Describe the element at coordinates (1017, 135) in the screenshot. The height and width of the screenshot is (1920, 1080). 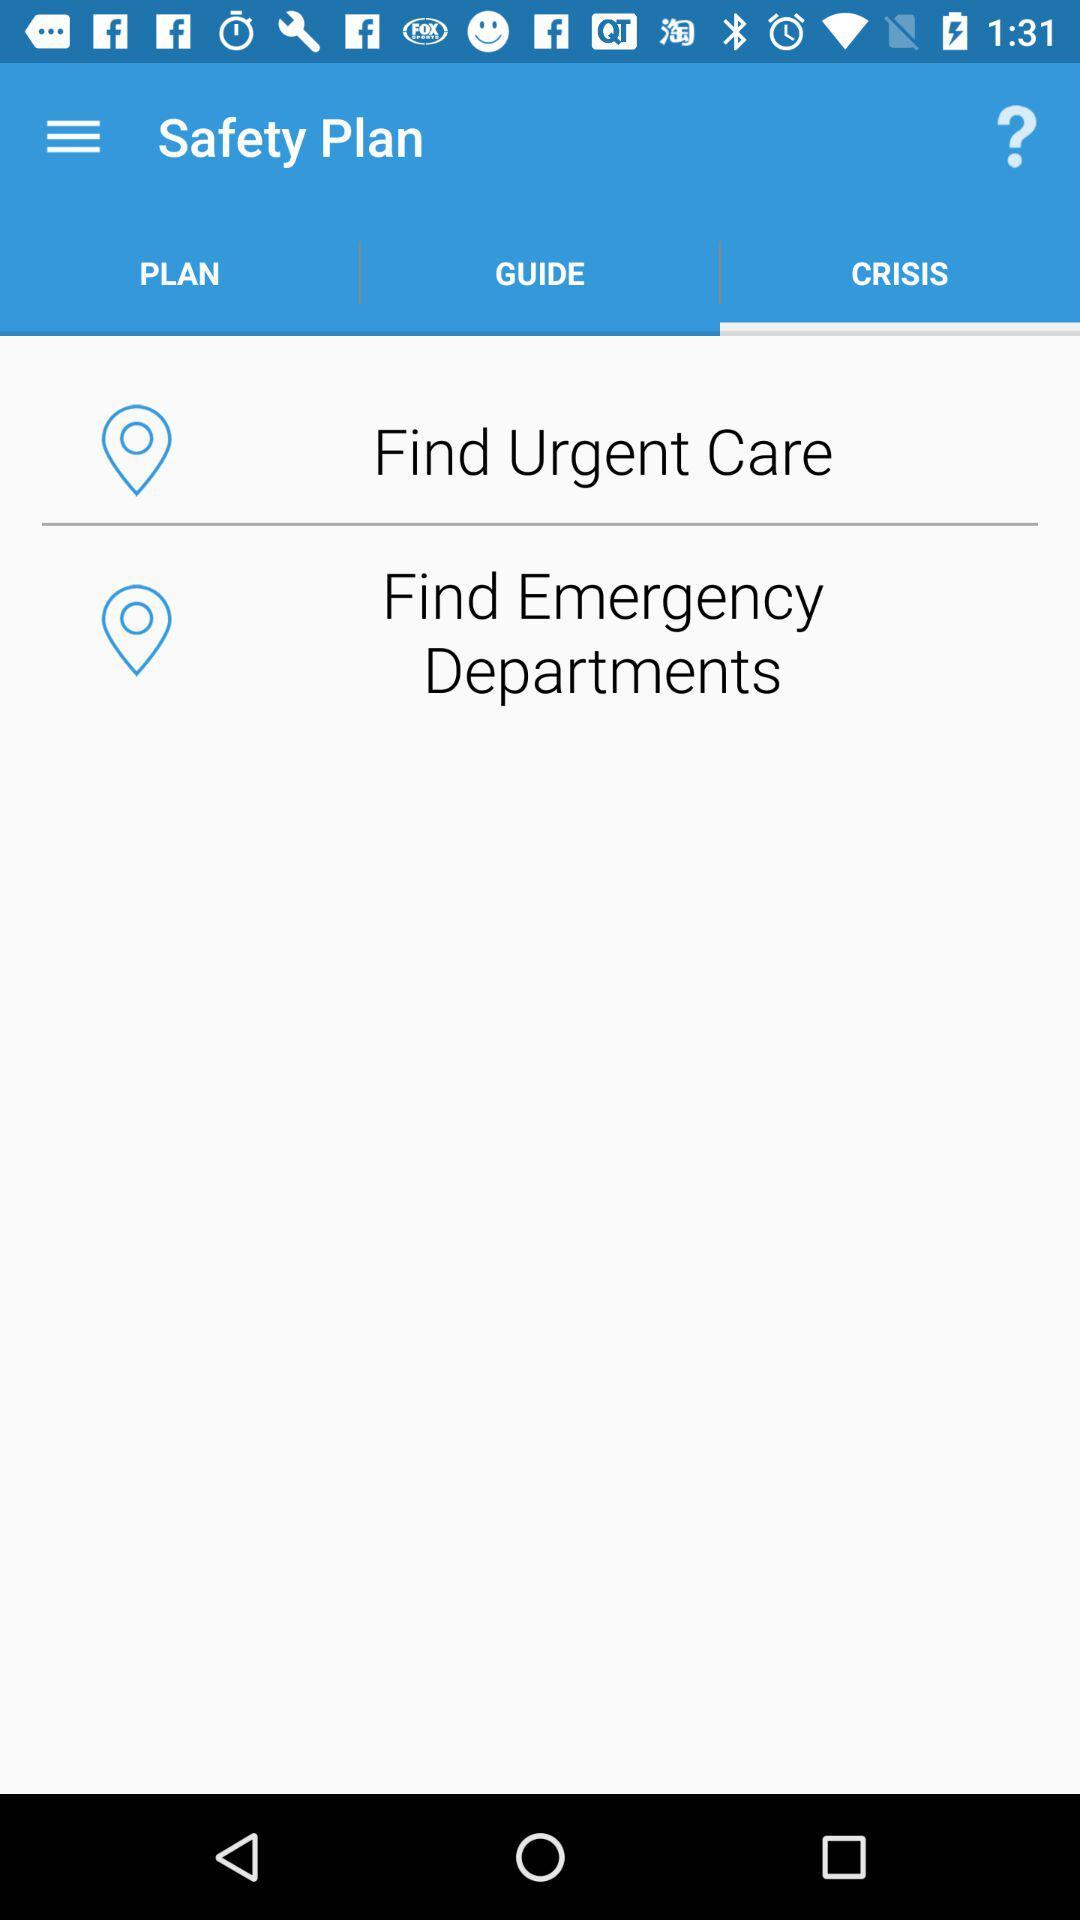
I see `app to the right of guide item` at that location.